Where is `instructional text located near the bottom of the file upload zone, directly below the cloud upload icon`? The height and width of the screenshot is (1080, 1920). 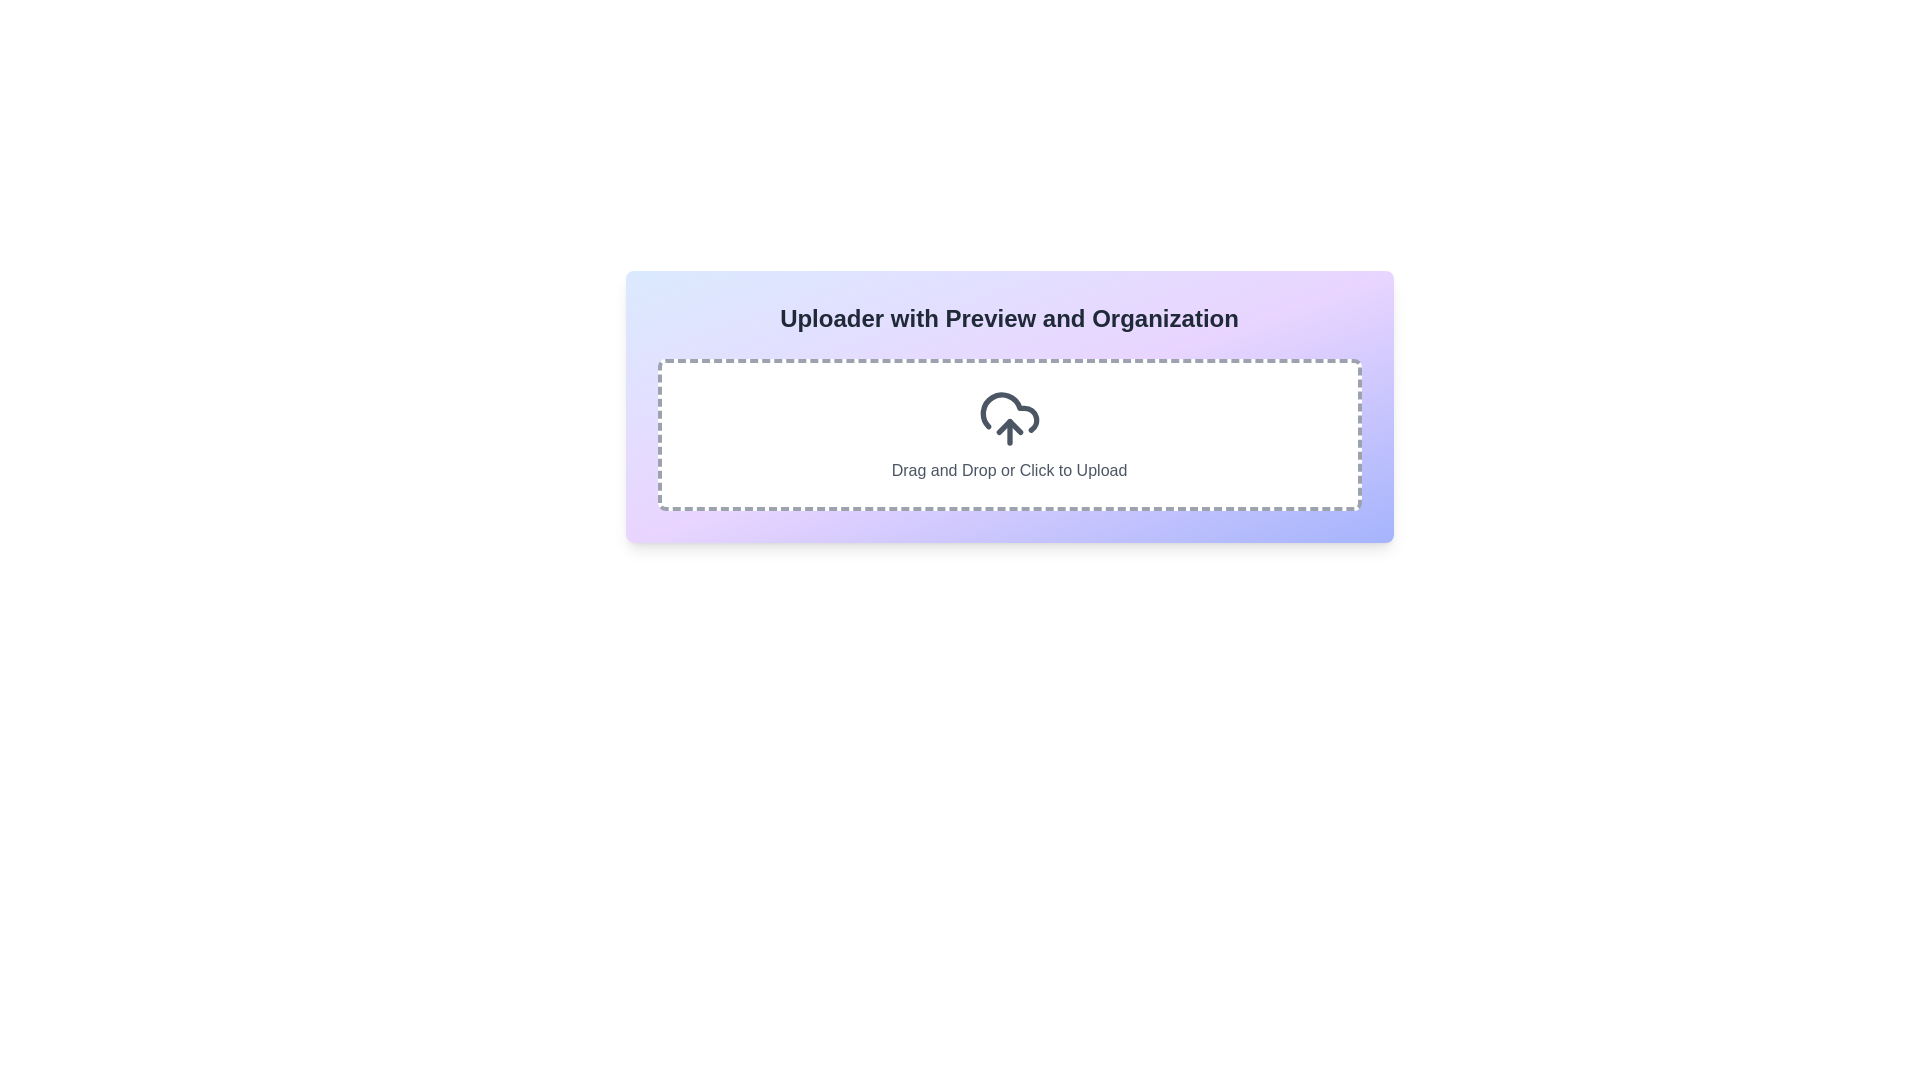
instructional text located near the bottom of the file upload zone, directly below the cloud upload icon is located at coordinates (1009, 470).